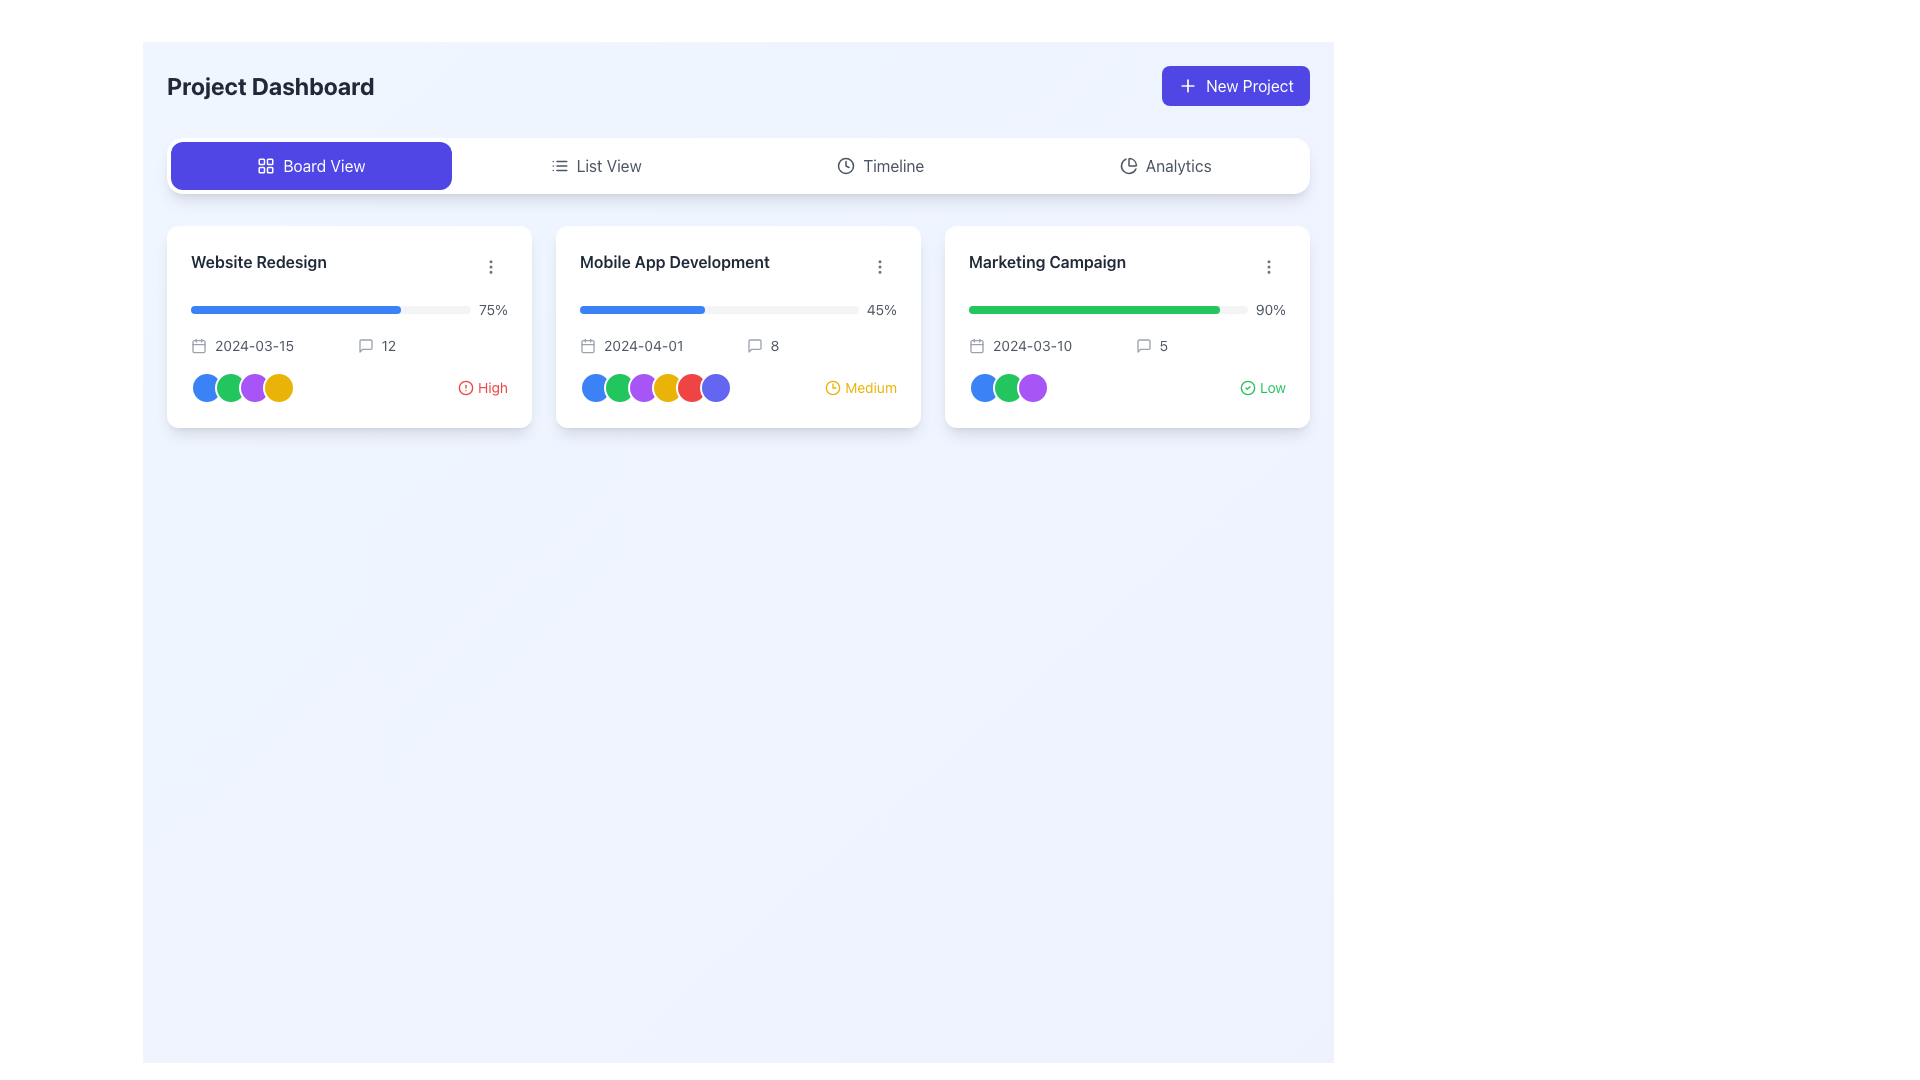  What do you see at coordinates (464, 388) in the screenshot?
I see `the red circular icon located in the bottom right area of the 'Website Redesign' card, adjacent to the 'High' label` at bounding box center [464, 388].